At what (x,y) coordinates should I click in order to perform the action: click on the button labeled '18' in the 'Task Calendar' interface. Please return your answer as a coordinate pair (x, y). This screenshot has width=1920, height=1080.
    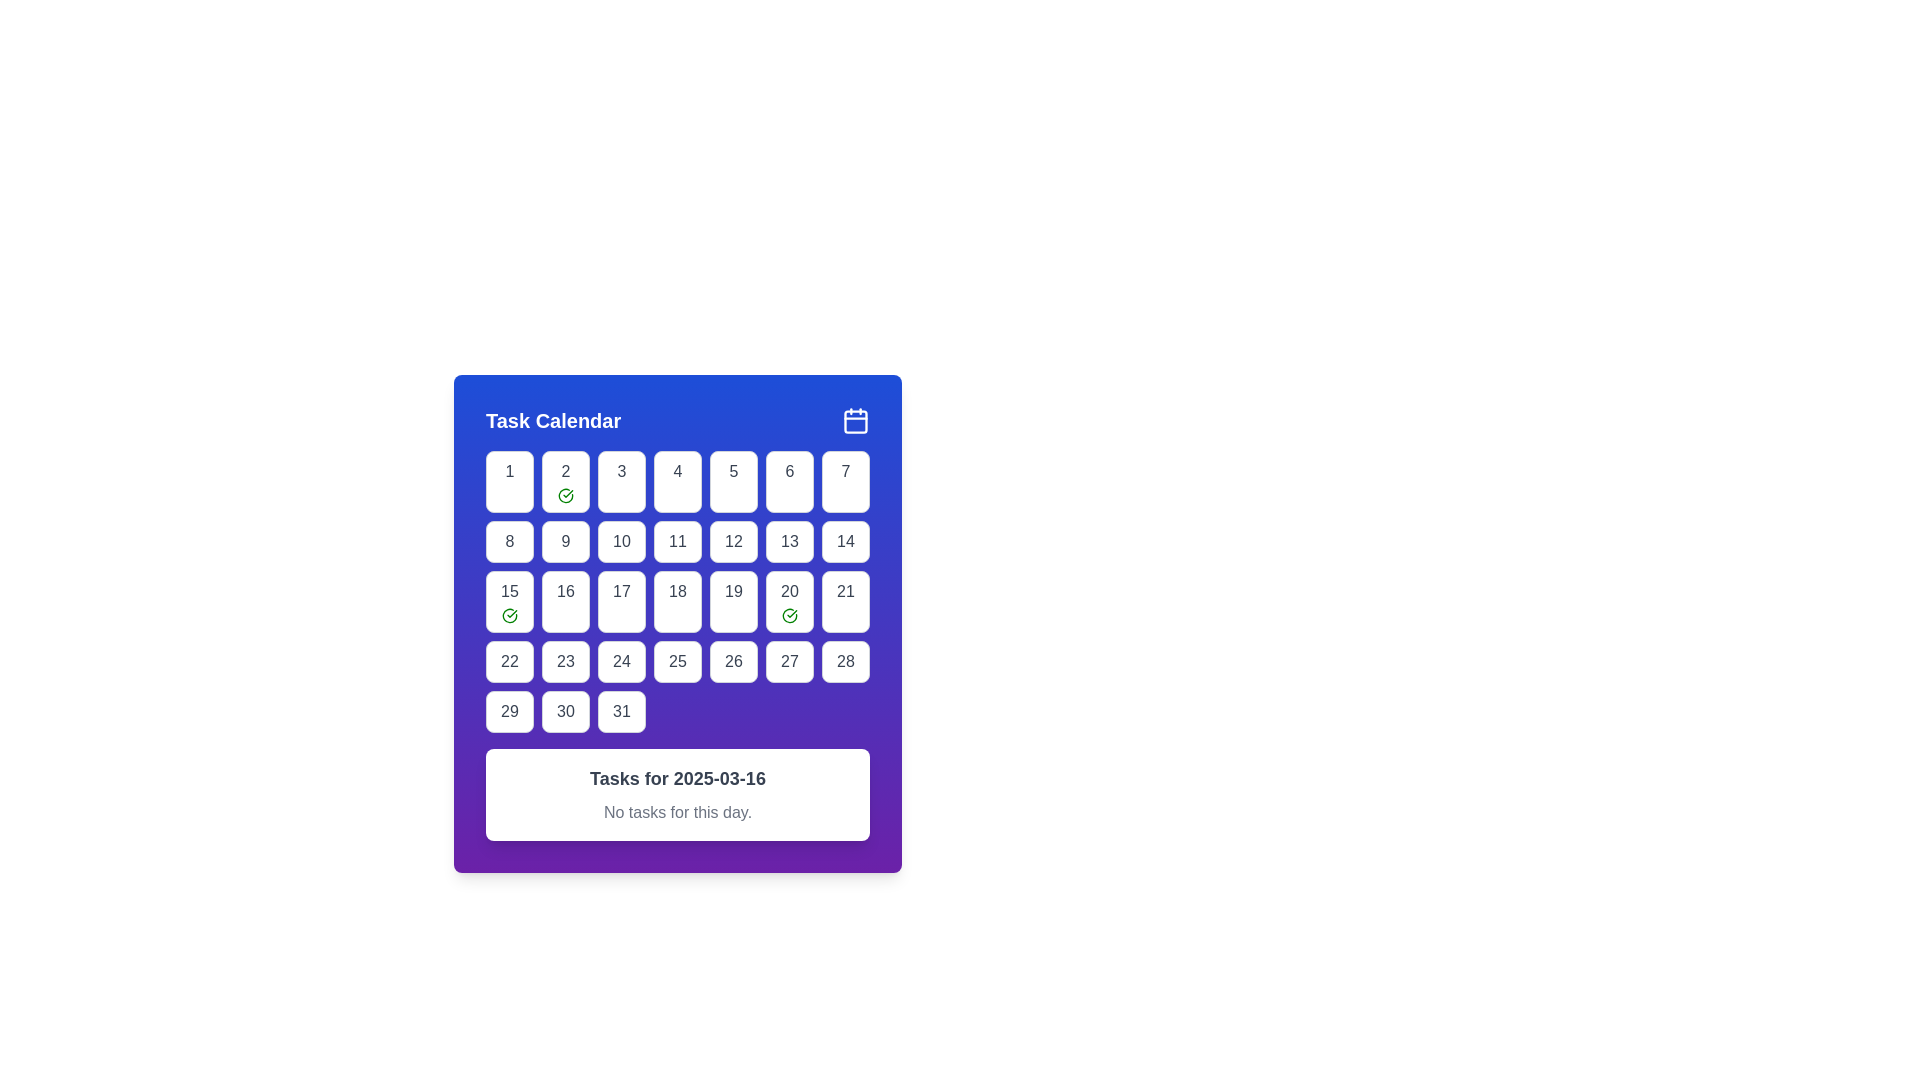
    Looking at the image, I should click on (677, 600).